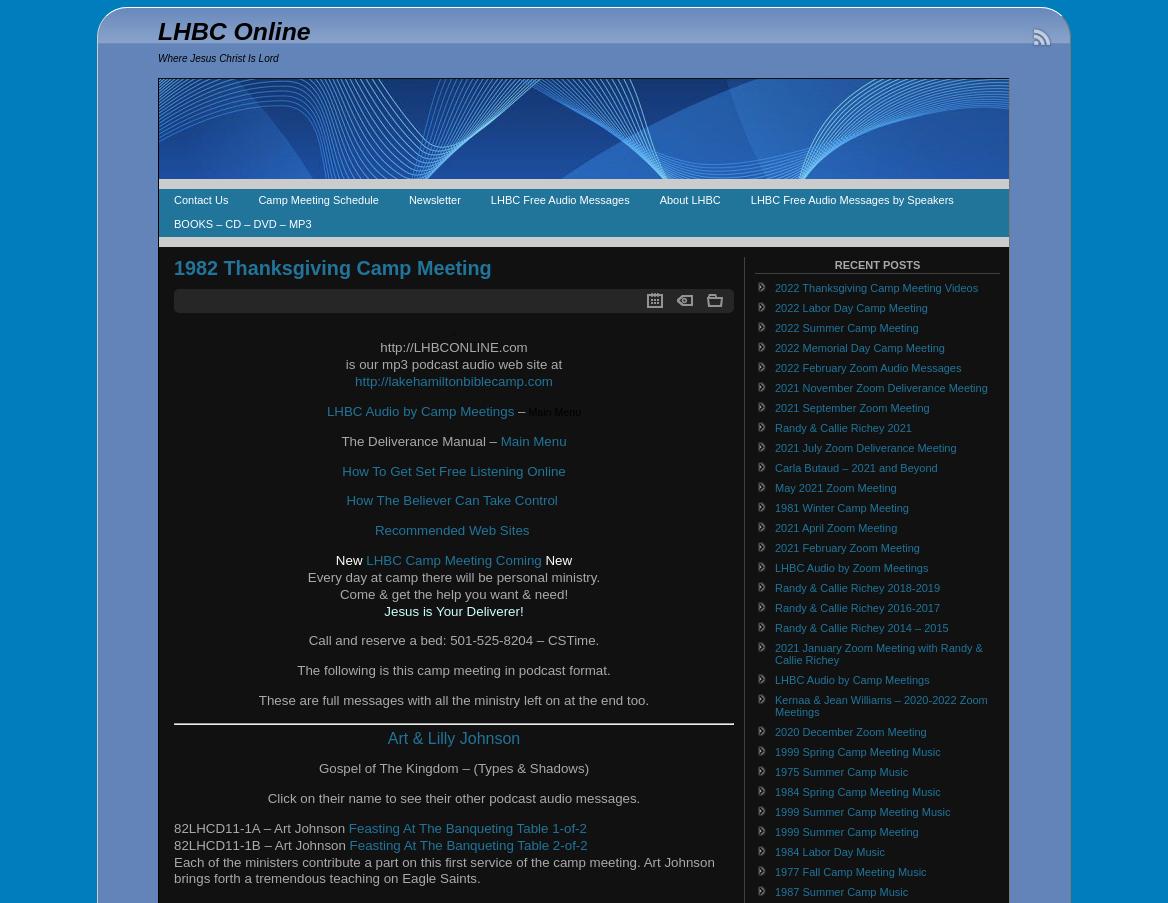 The width and height of the screenshot is (1168, 903). What do you see at coordinates (558, 200) in the screenshot?
I see `'LHBC Free Audio Messages'` at bounding box center [558, 200].